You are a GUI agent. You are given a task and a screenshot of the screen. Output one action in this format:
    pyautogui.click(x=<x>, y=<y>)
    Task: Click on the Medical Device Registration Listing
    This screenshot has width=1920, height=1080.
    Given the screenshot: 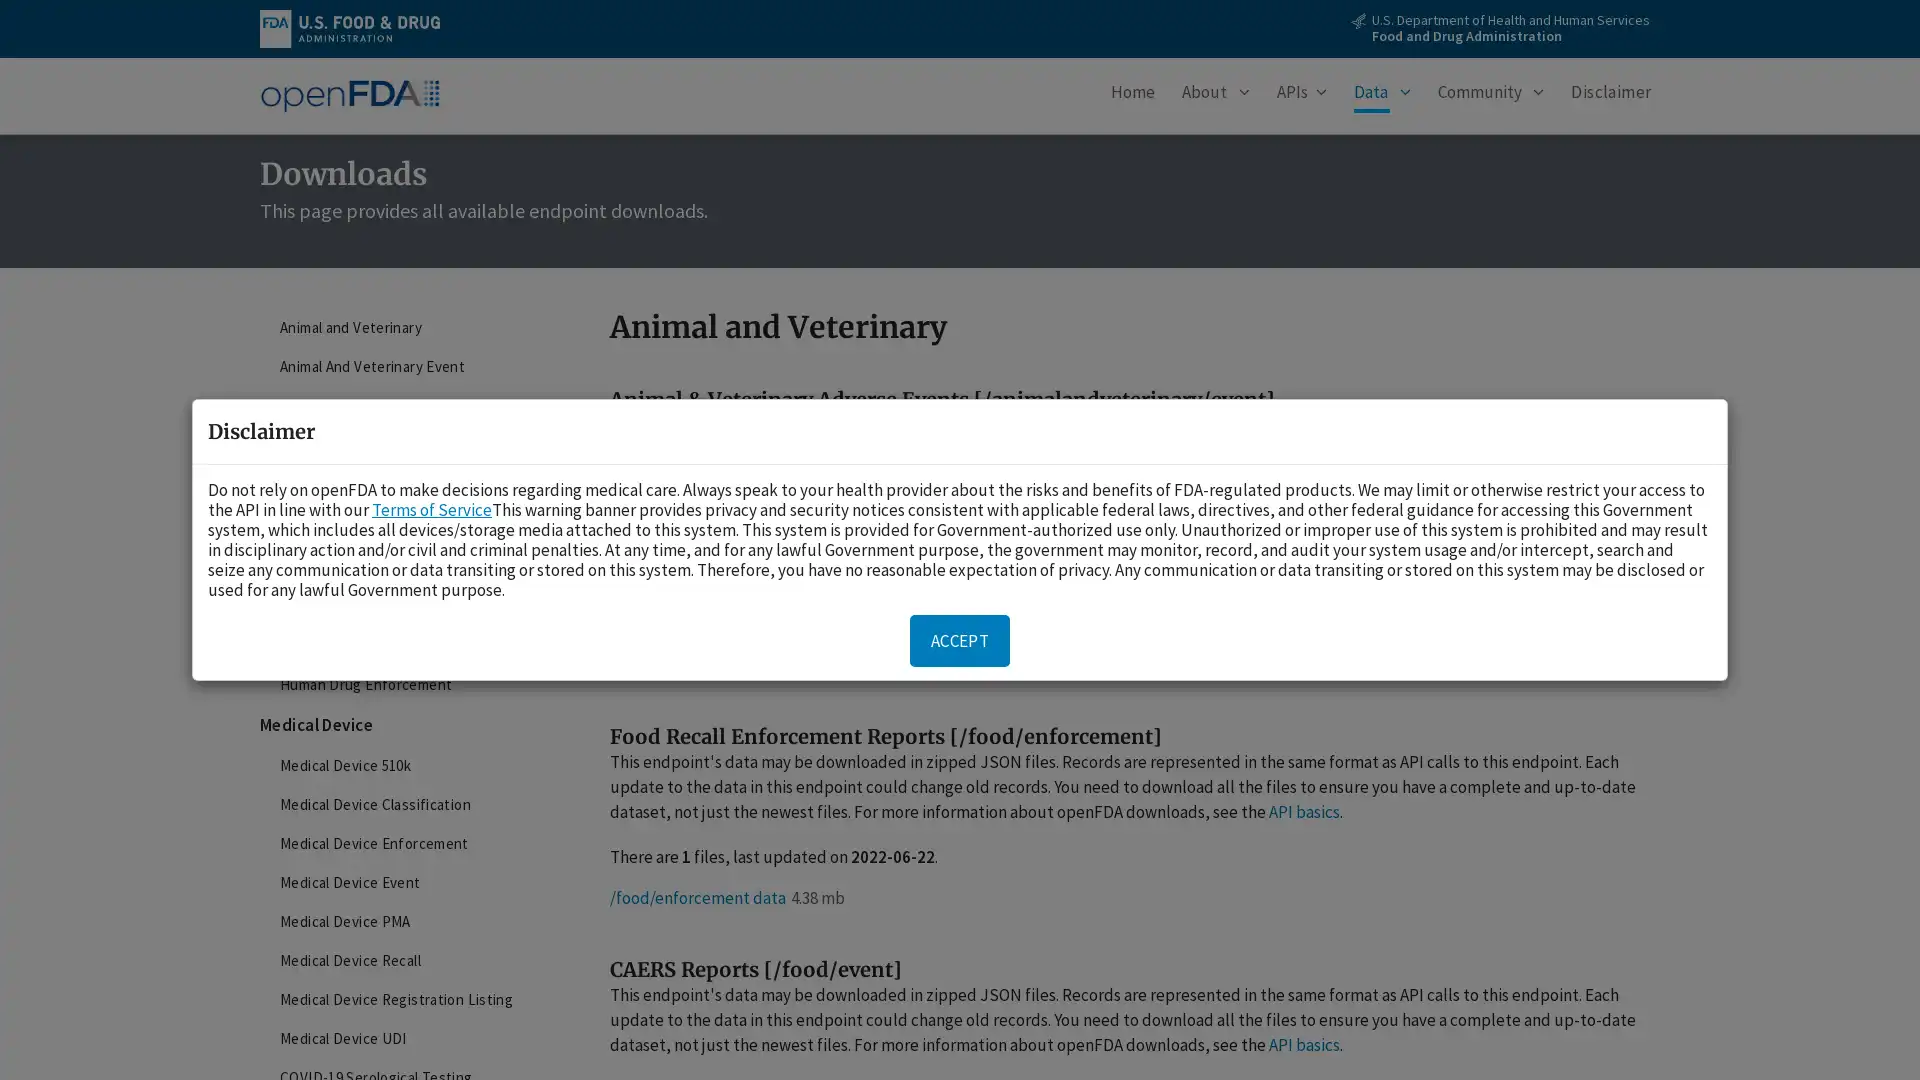 What is the action you would take?
    pyautogui.click(x=408, y=999)
    